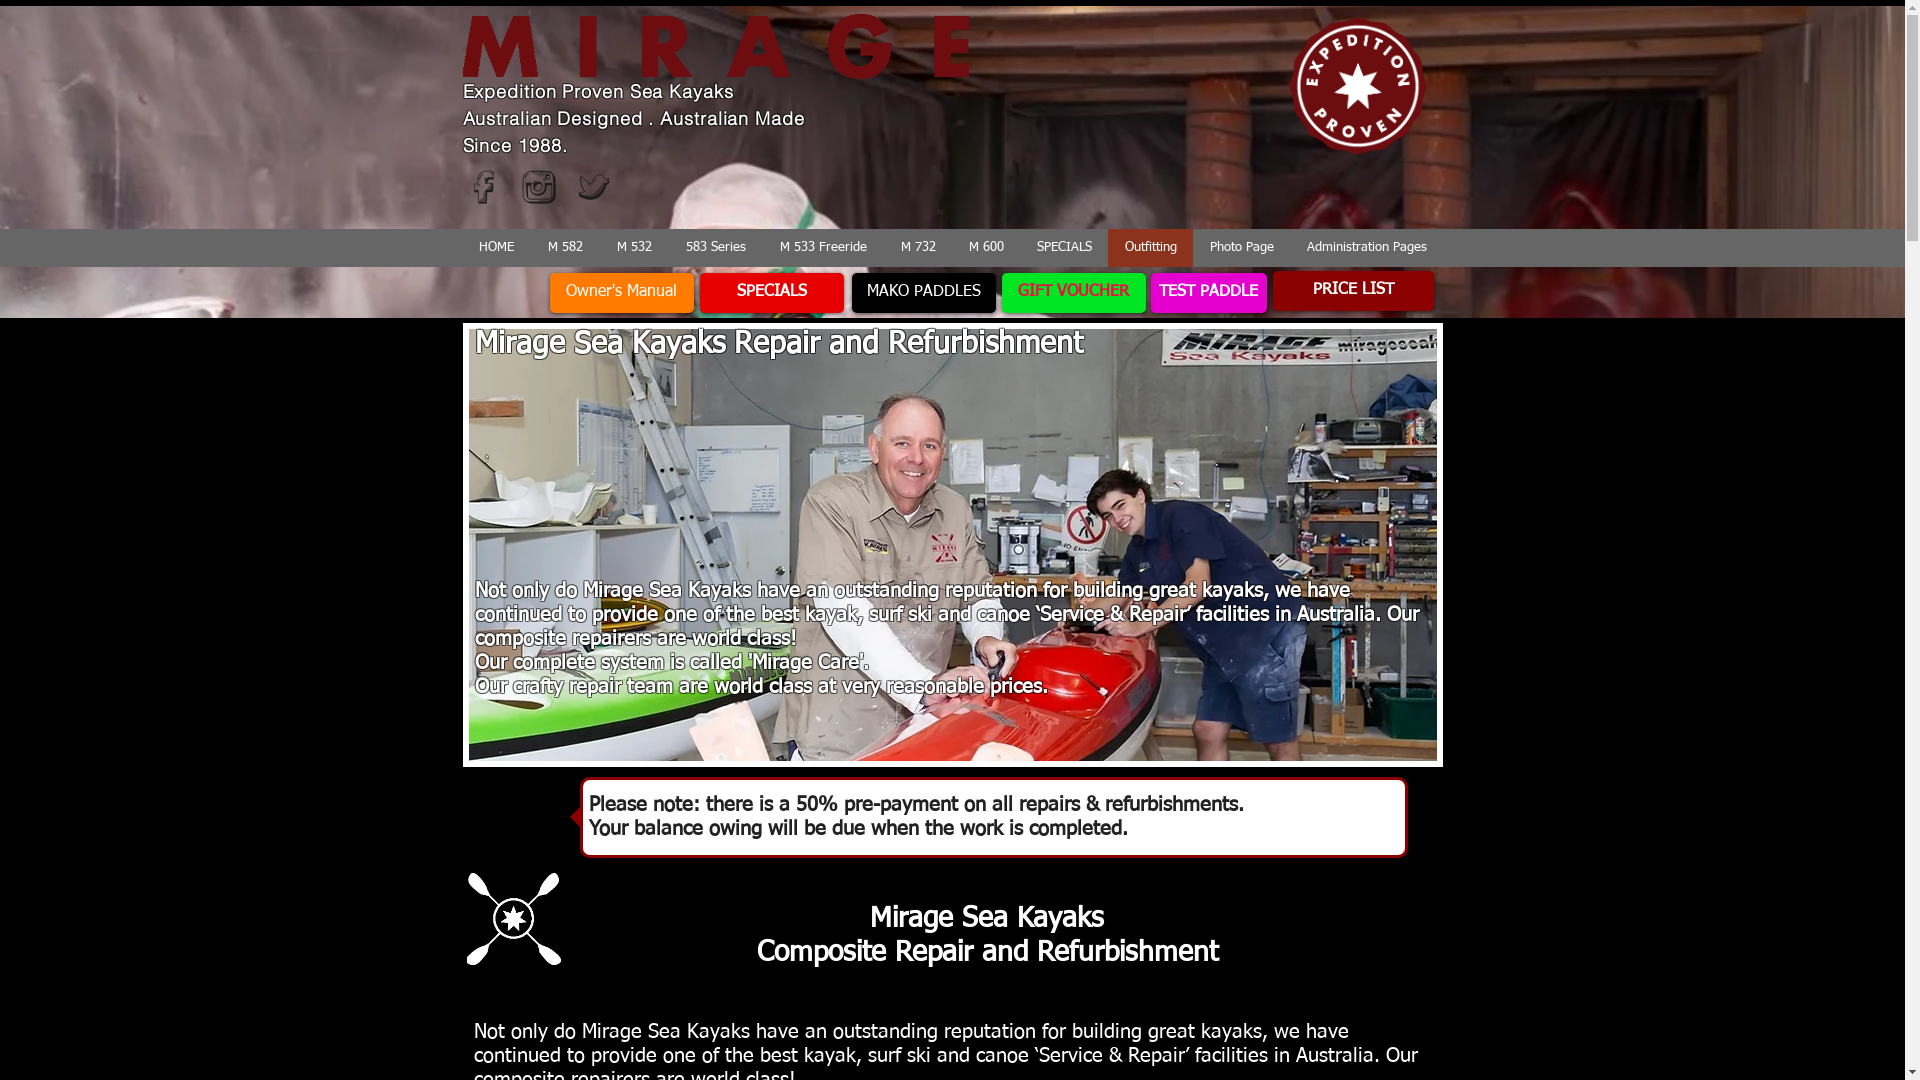  I want to click on 'Owner's Manual', so click(621, 293).